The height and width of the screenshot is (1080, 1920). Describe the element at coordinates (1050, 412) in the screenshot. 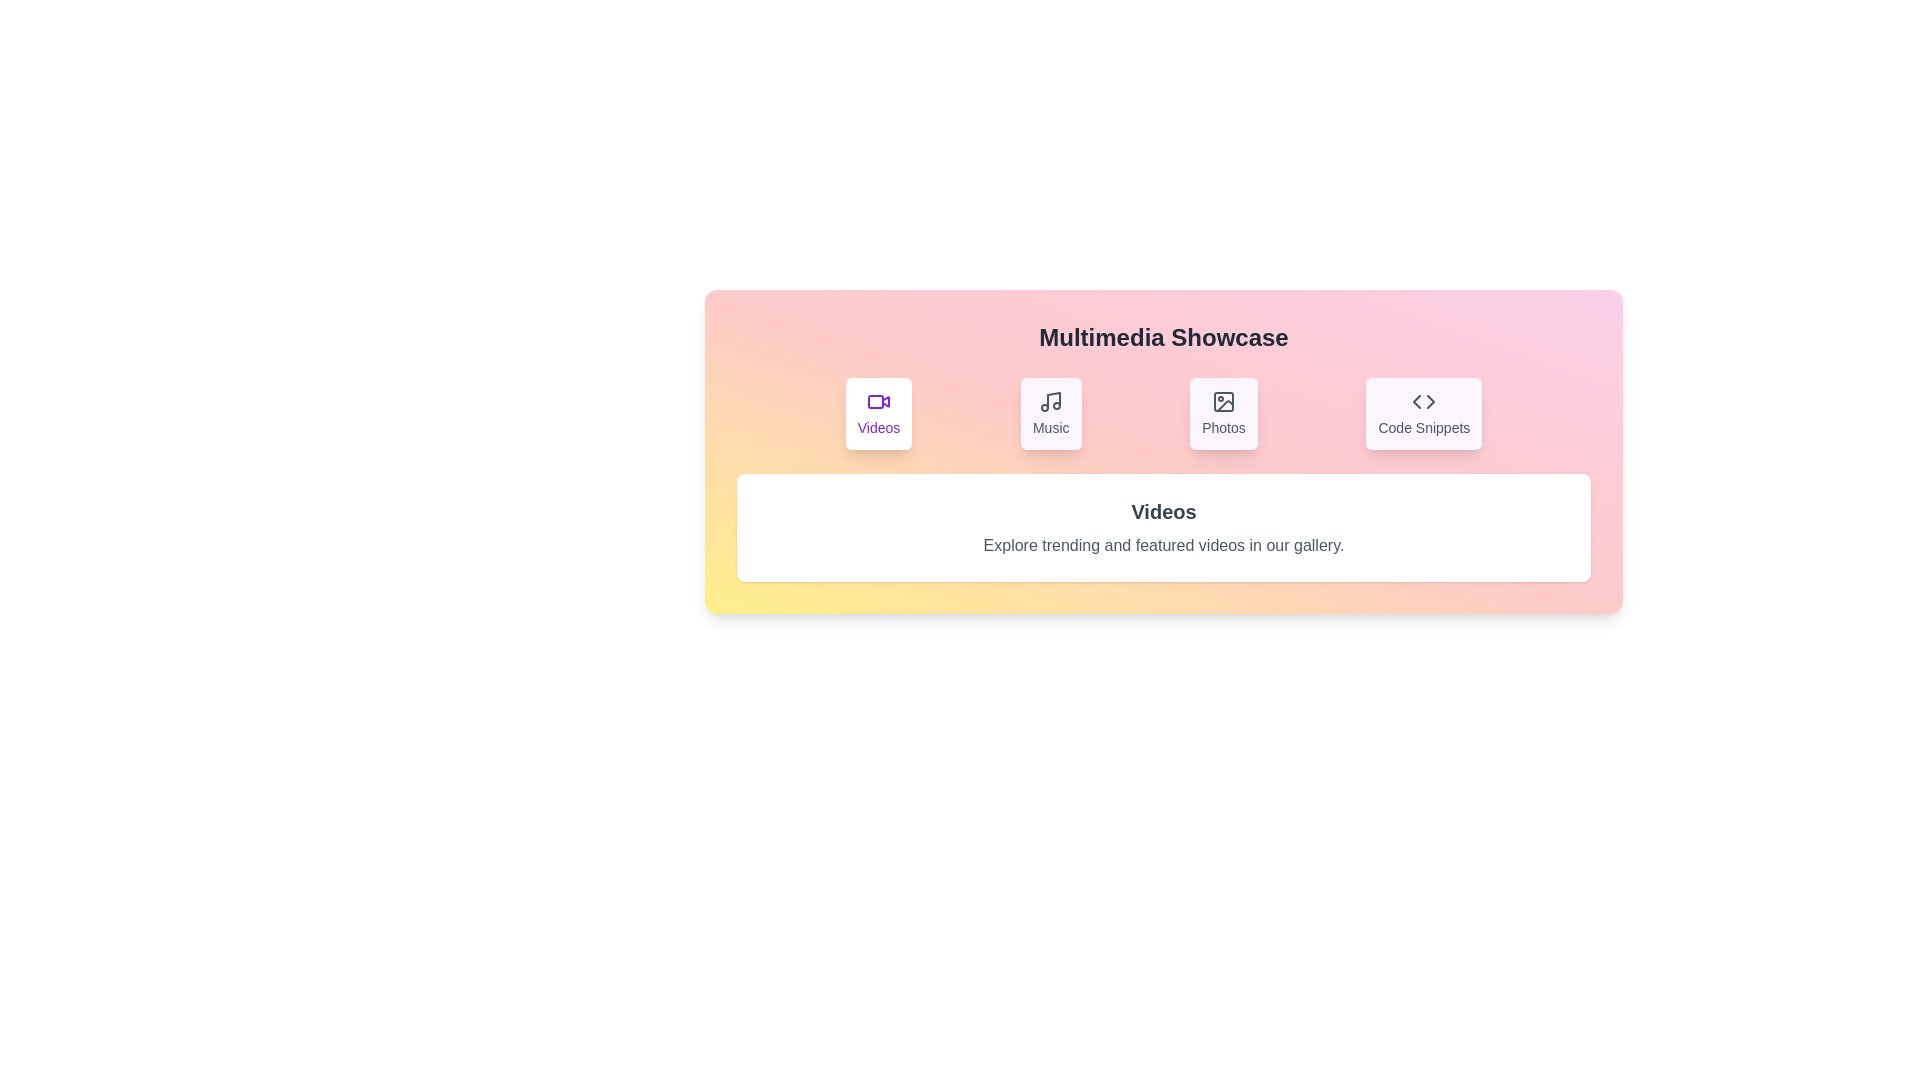

I see `the Music tab to view its content` at that location.